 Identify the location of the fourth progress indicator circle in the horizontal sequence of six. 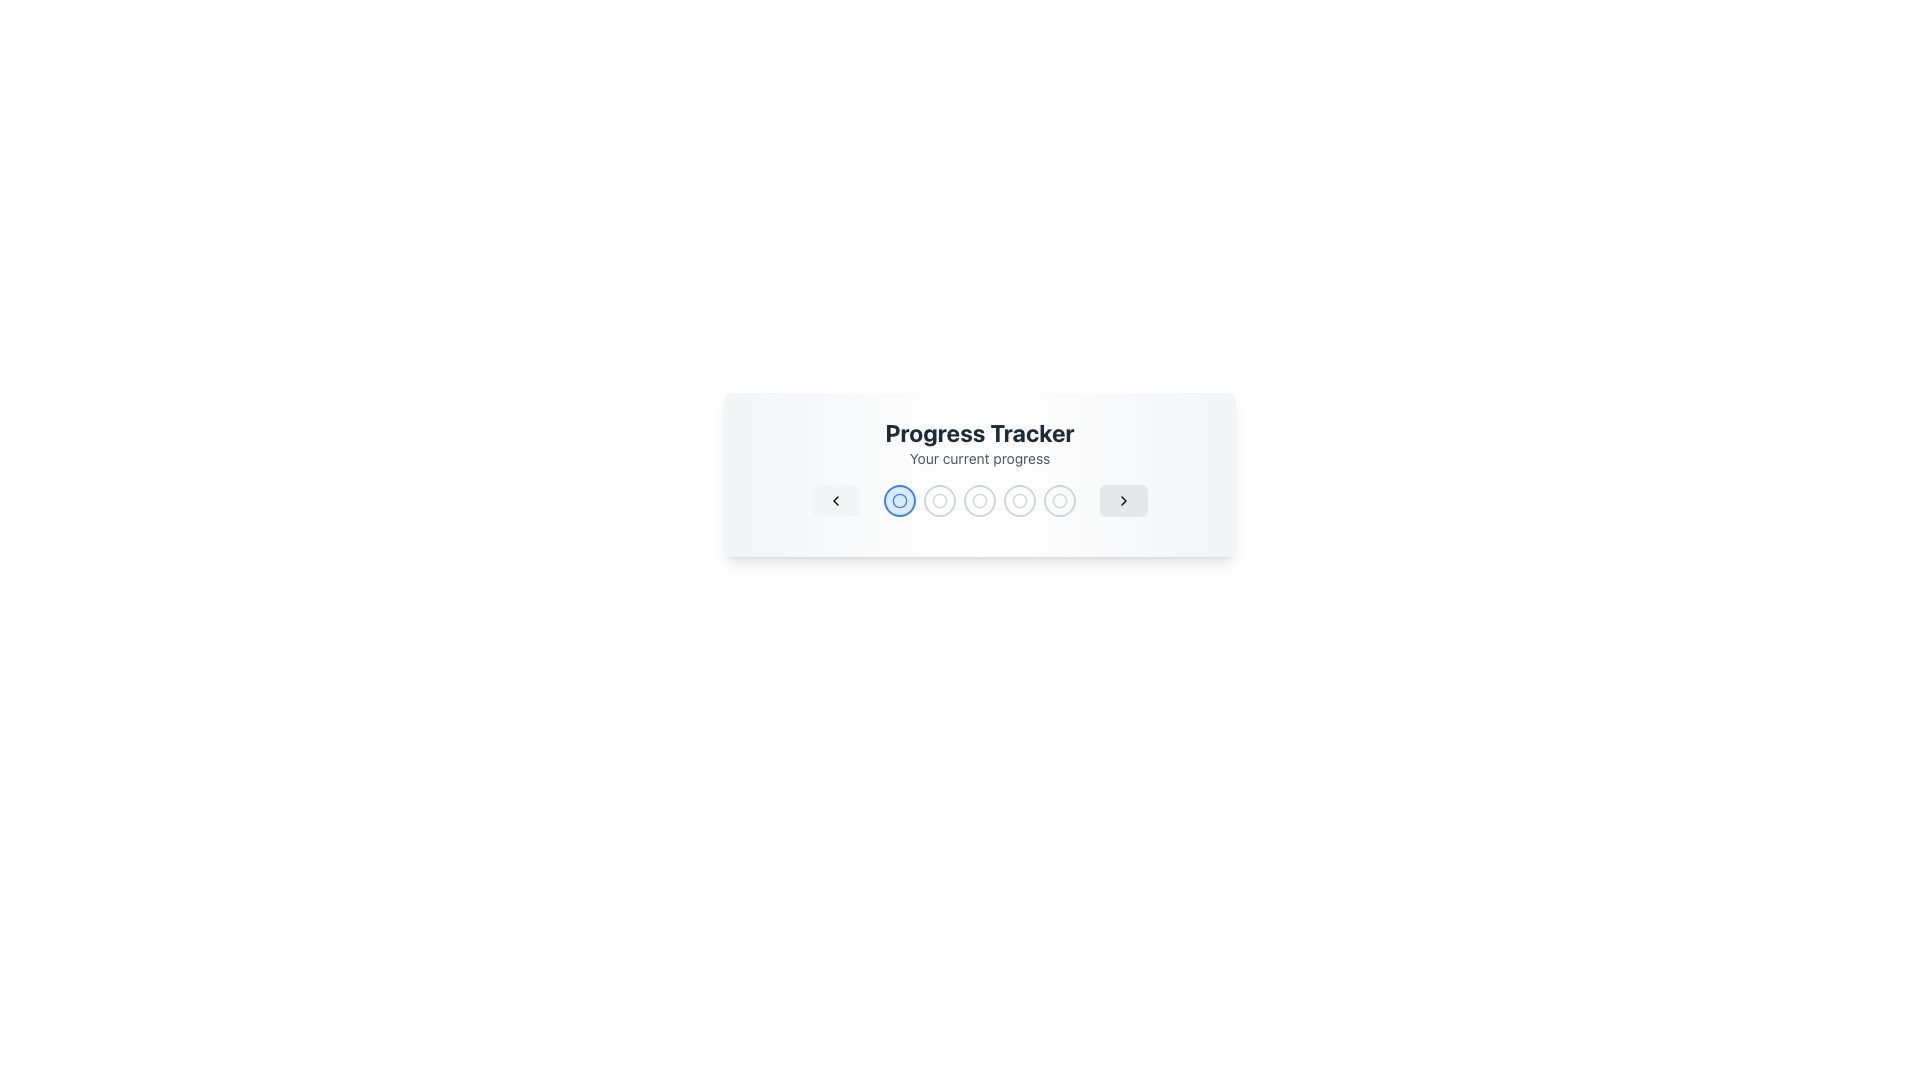
(1019, 500).